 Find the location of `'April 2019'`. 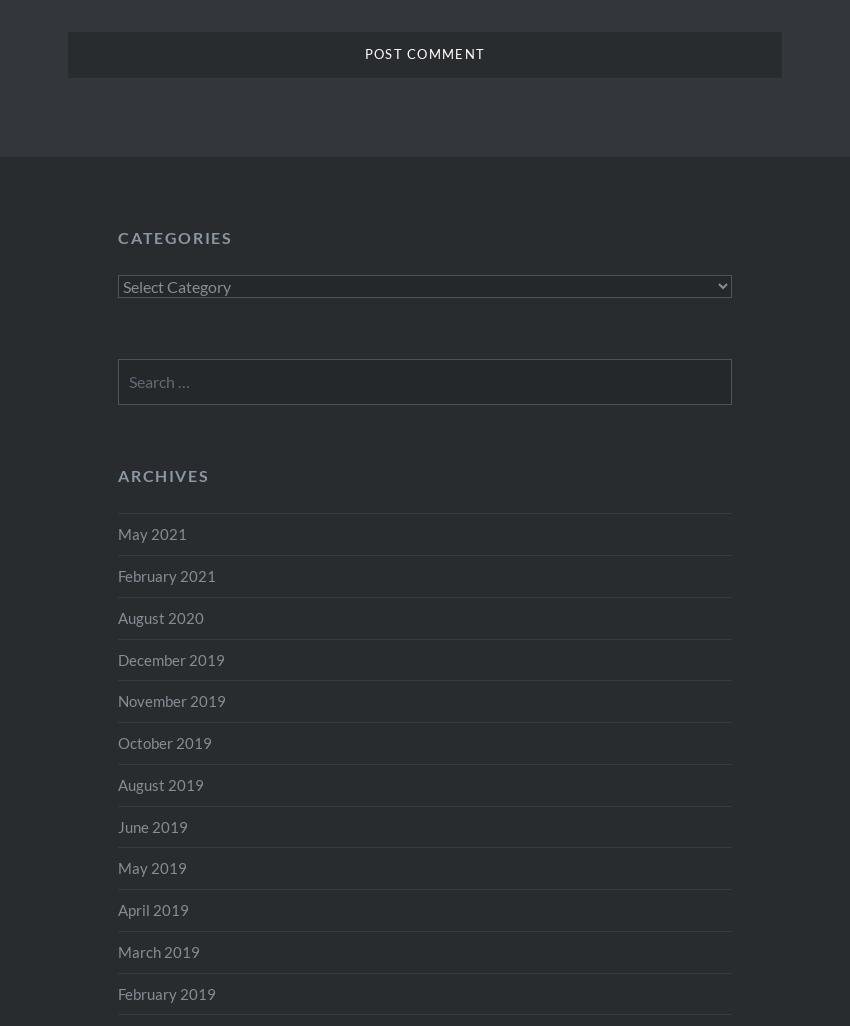

'April 2019' is located at coordinates (153, 908).